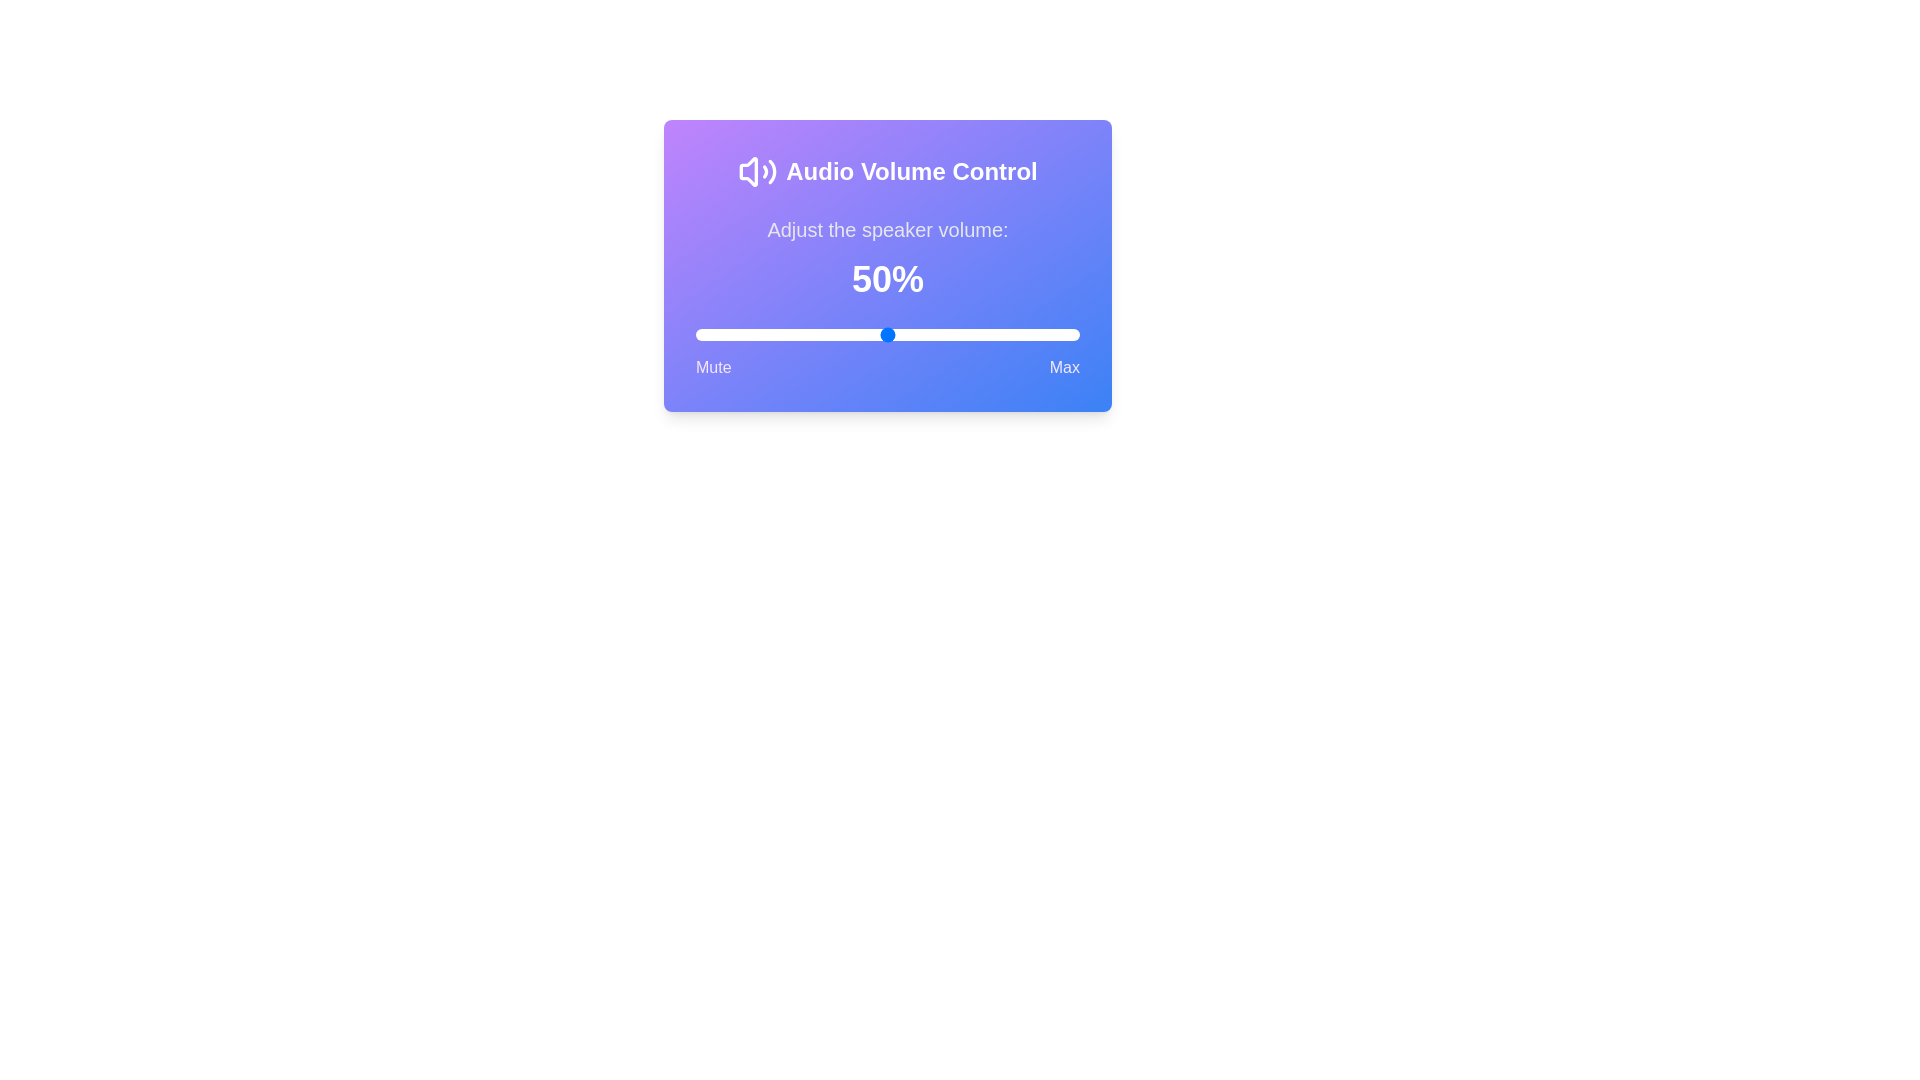  What do you see at coordinates (713, 367) in the screenshot?
I see `the Mute label to interact with it` at bounding box center [713, 367].